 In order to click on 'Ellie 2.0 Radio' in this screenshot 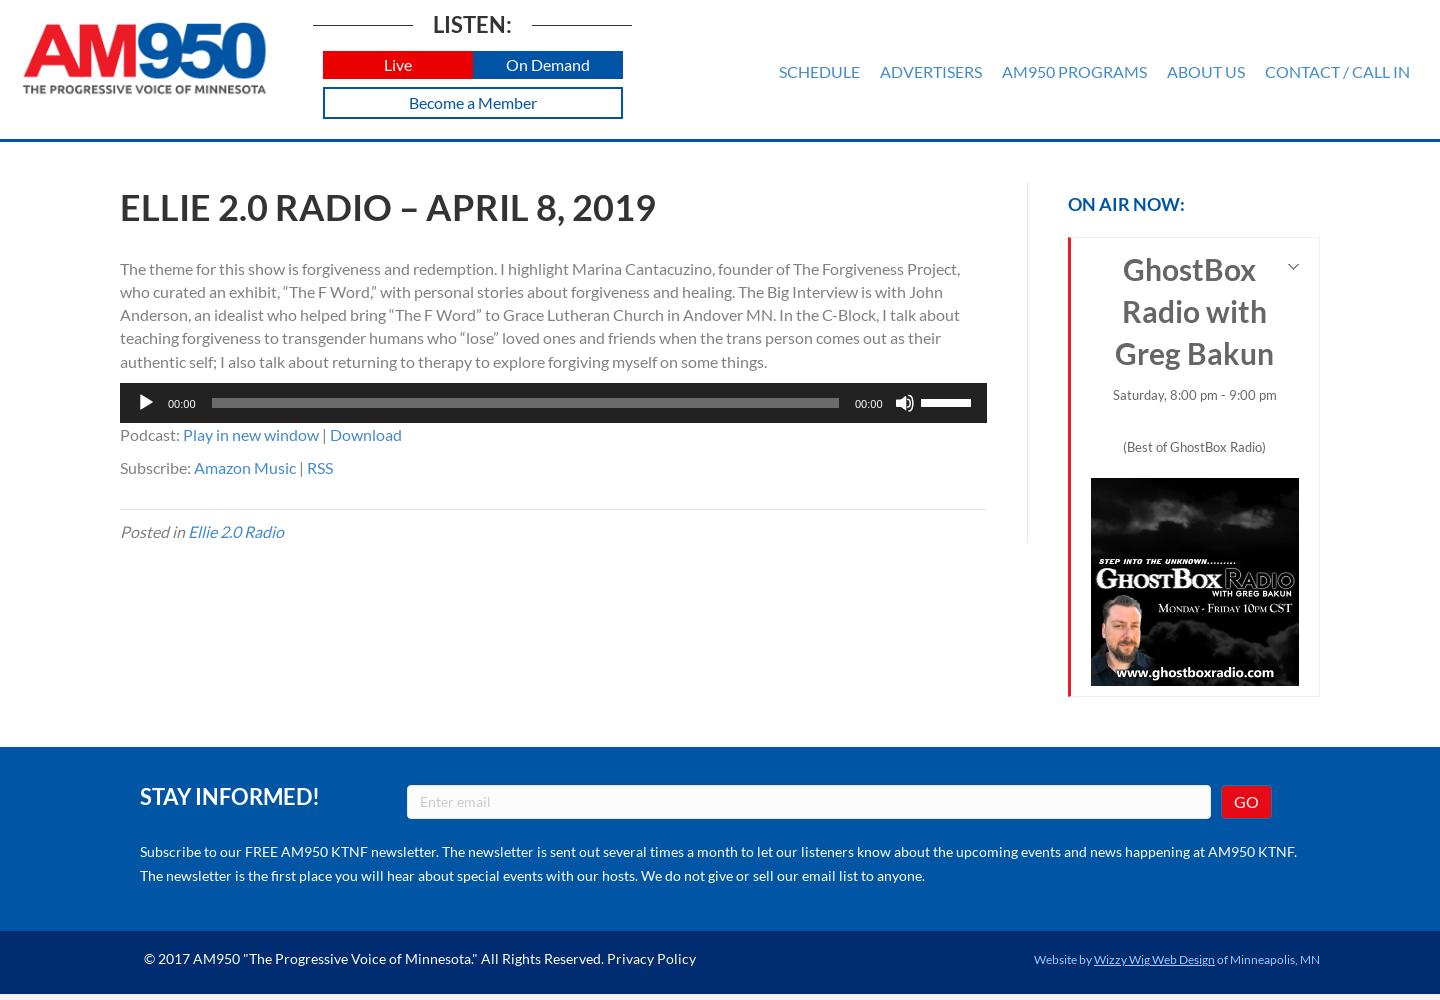, I will do `click(236, 531)`.